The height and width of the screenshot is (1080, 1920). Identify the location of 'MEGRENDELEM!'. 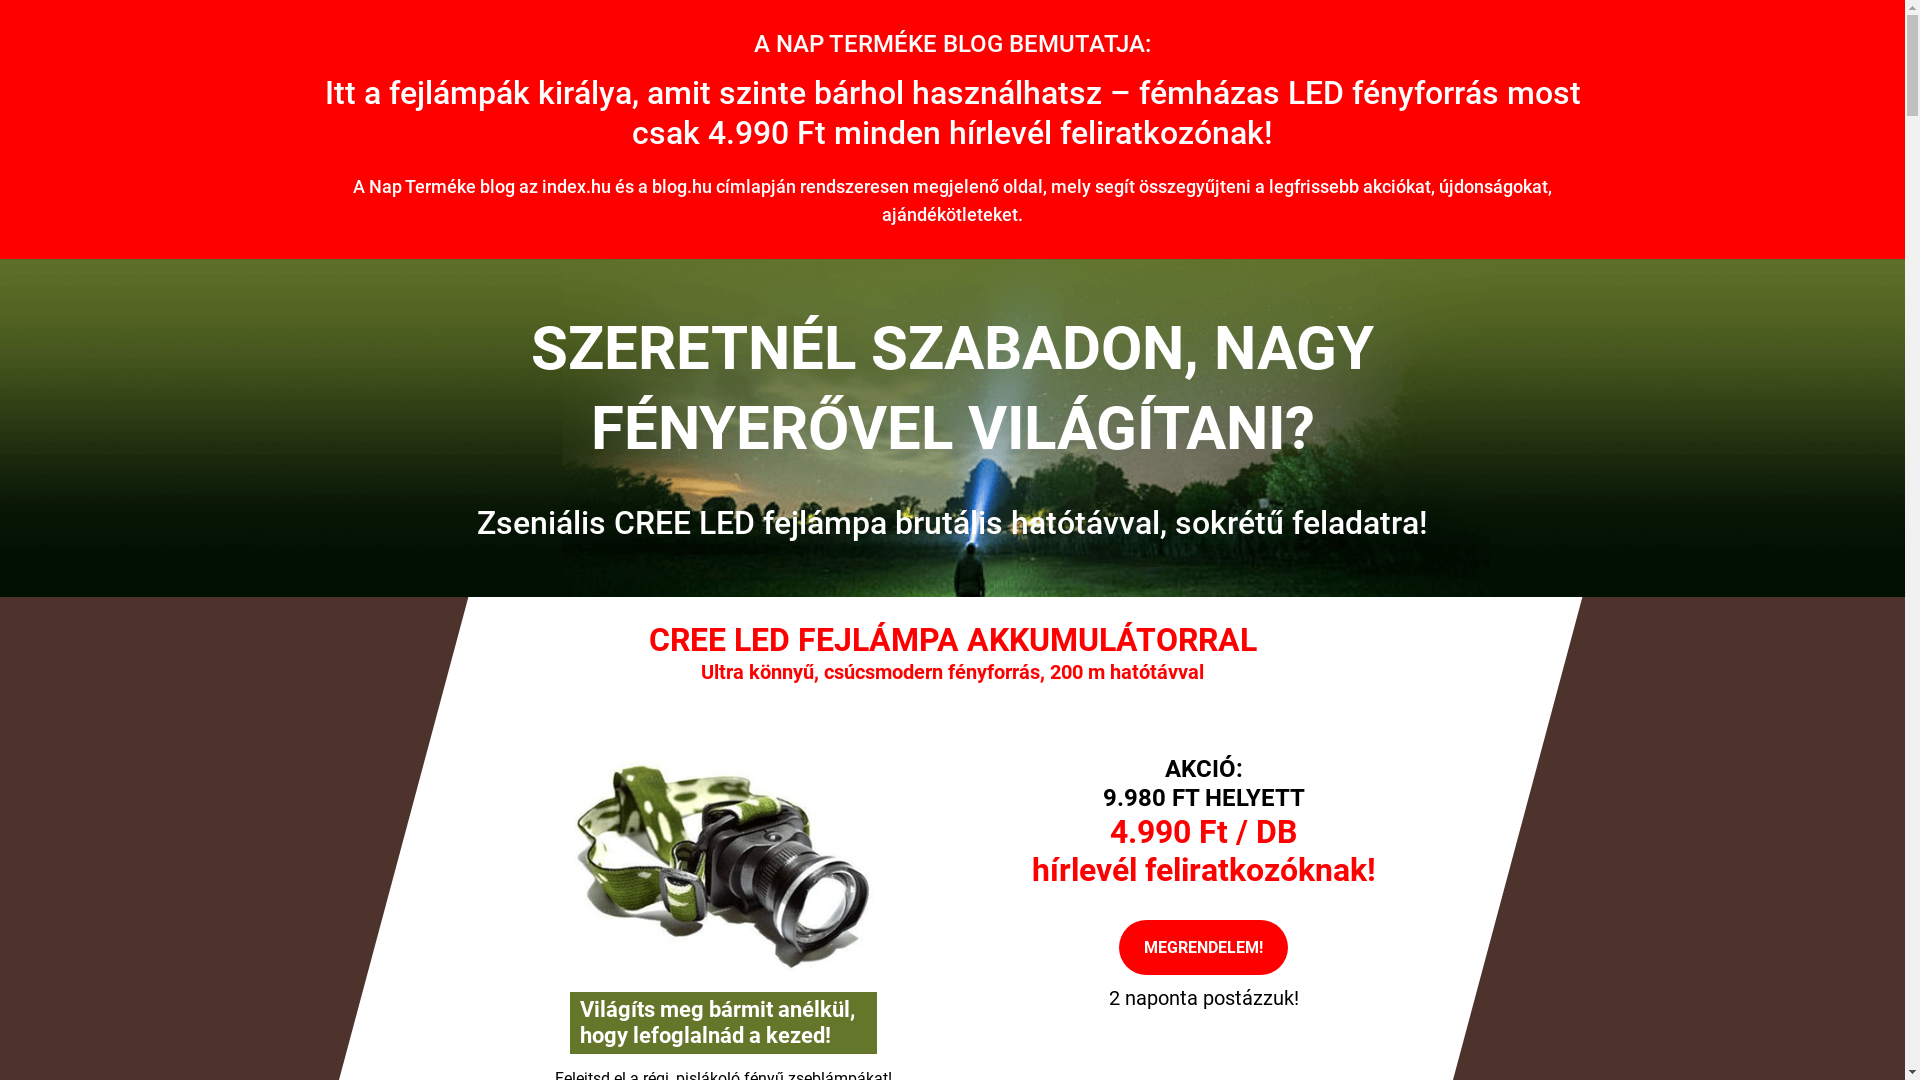
(1202, 946).